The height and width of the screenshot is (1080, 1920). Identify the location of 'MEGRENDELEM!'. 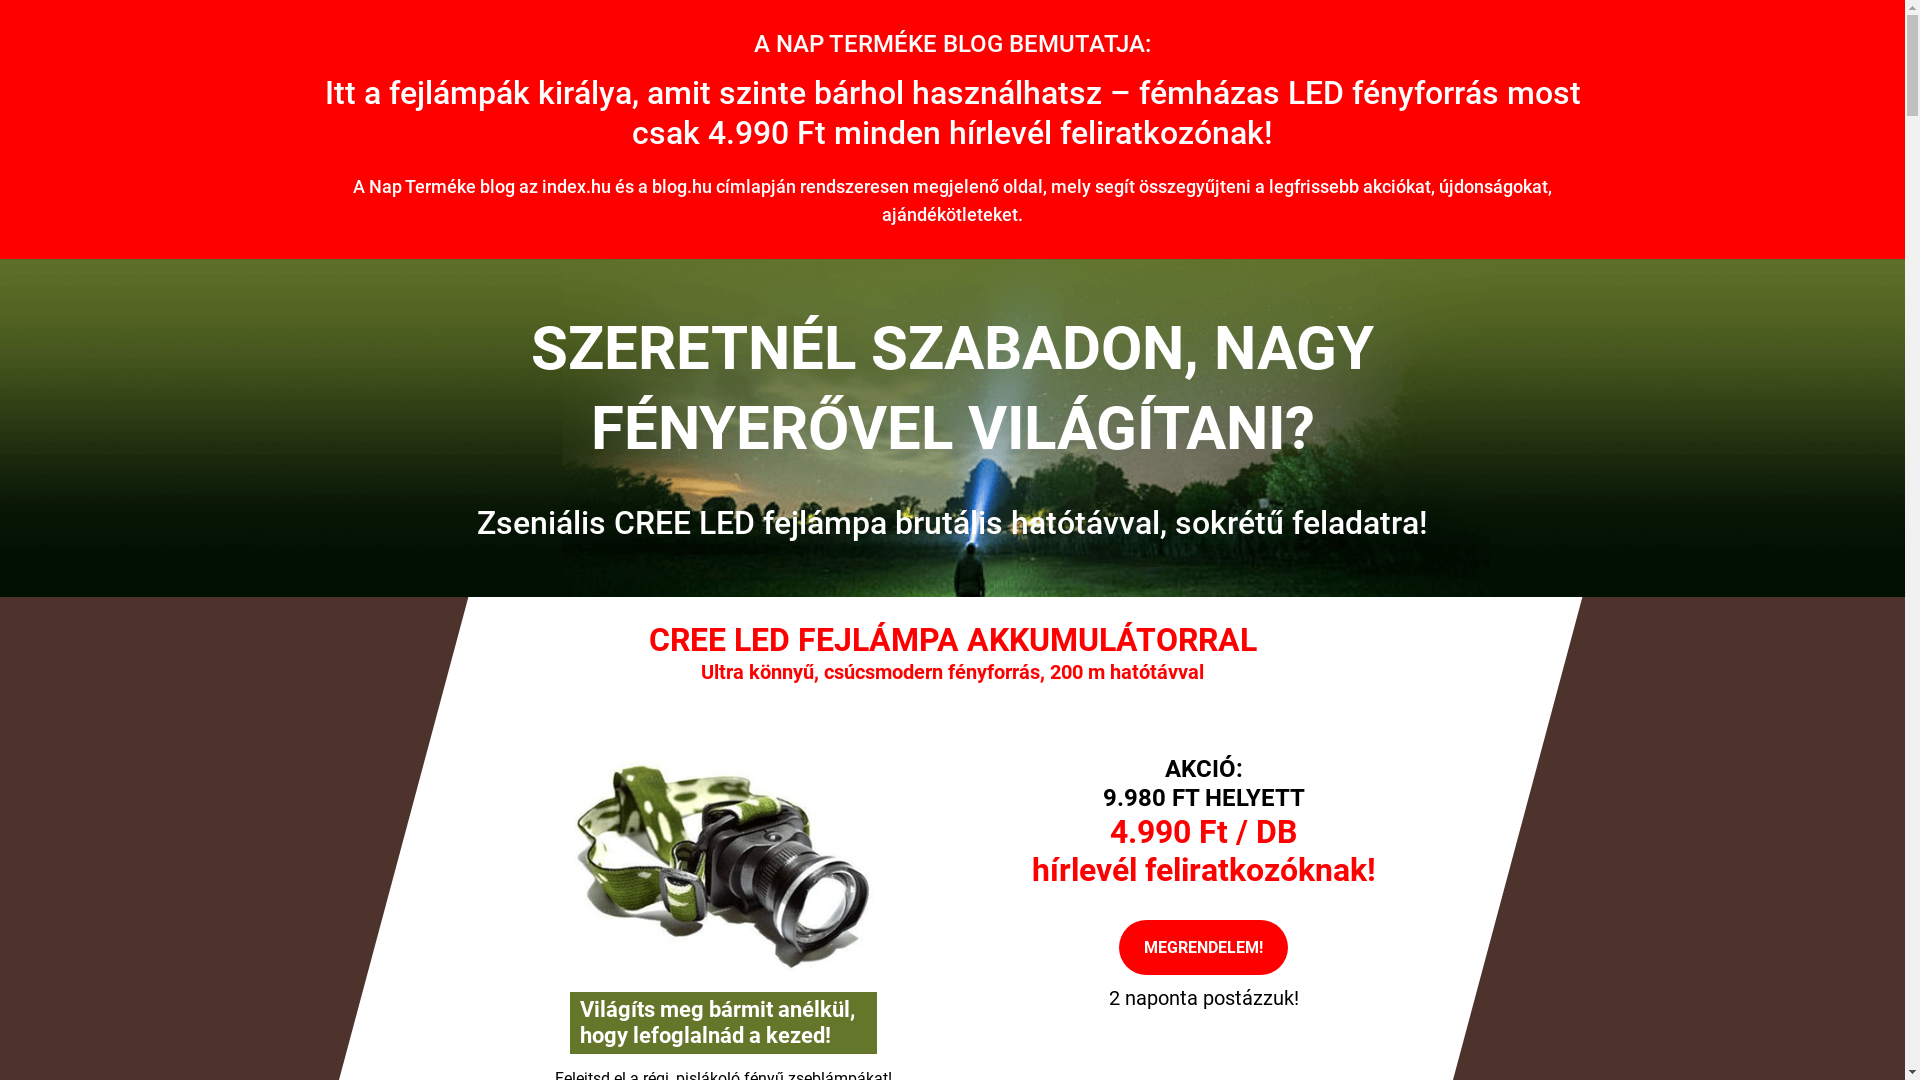
(1202, 946).